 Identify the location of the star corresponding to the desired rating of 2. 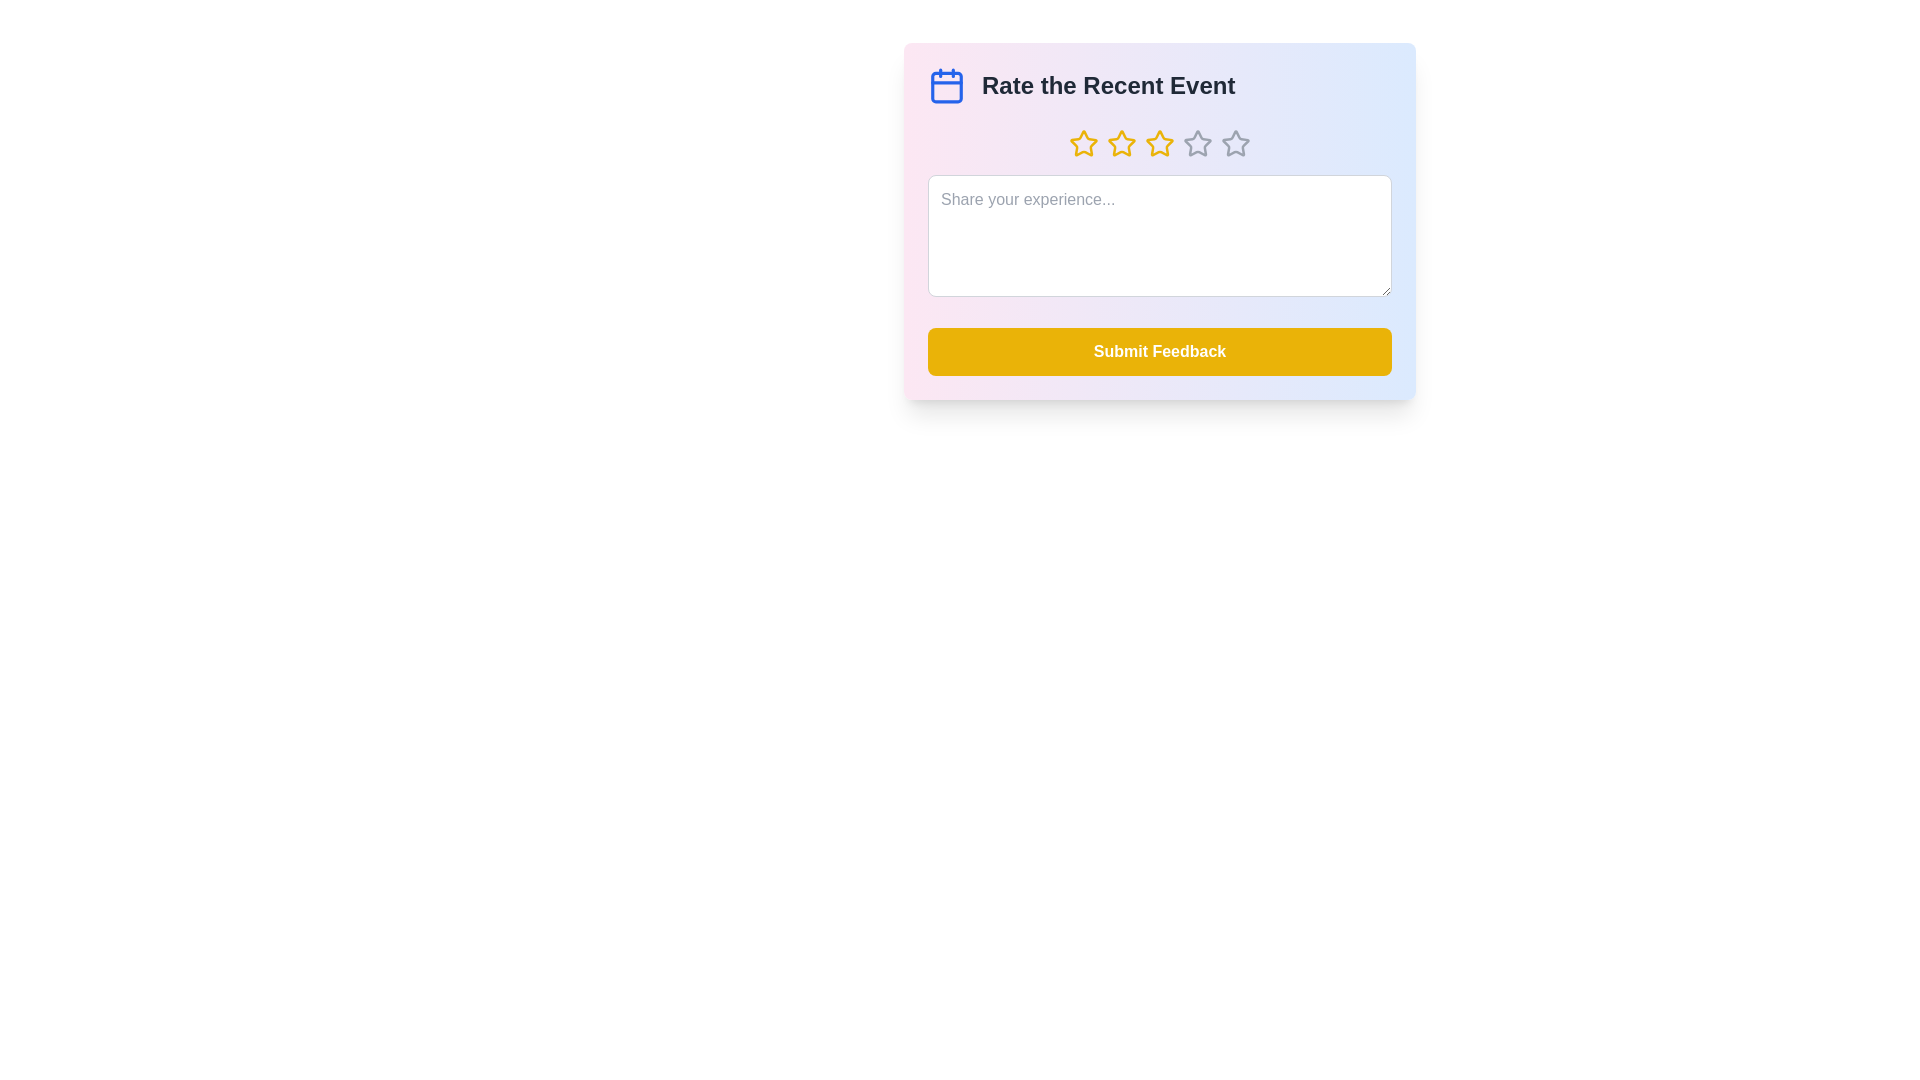
(1122, 142).